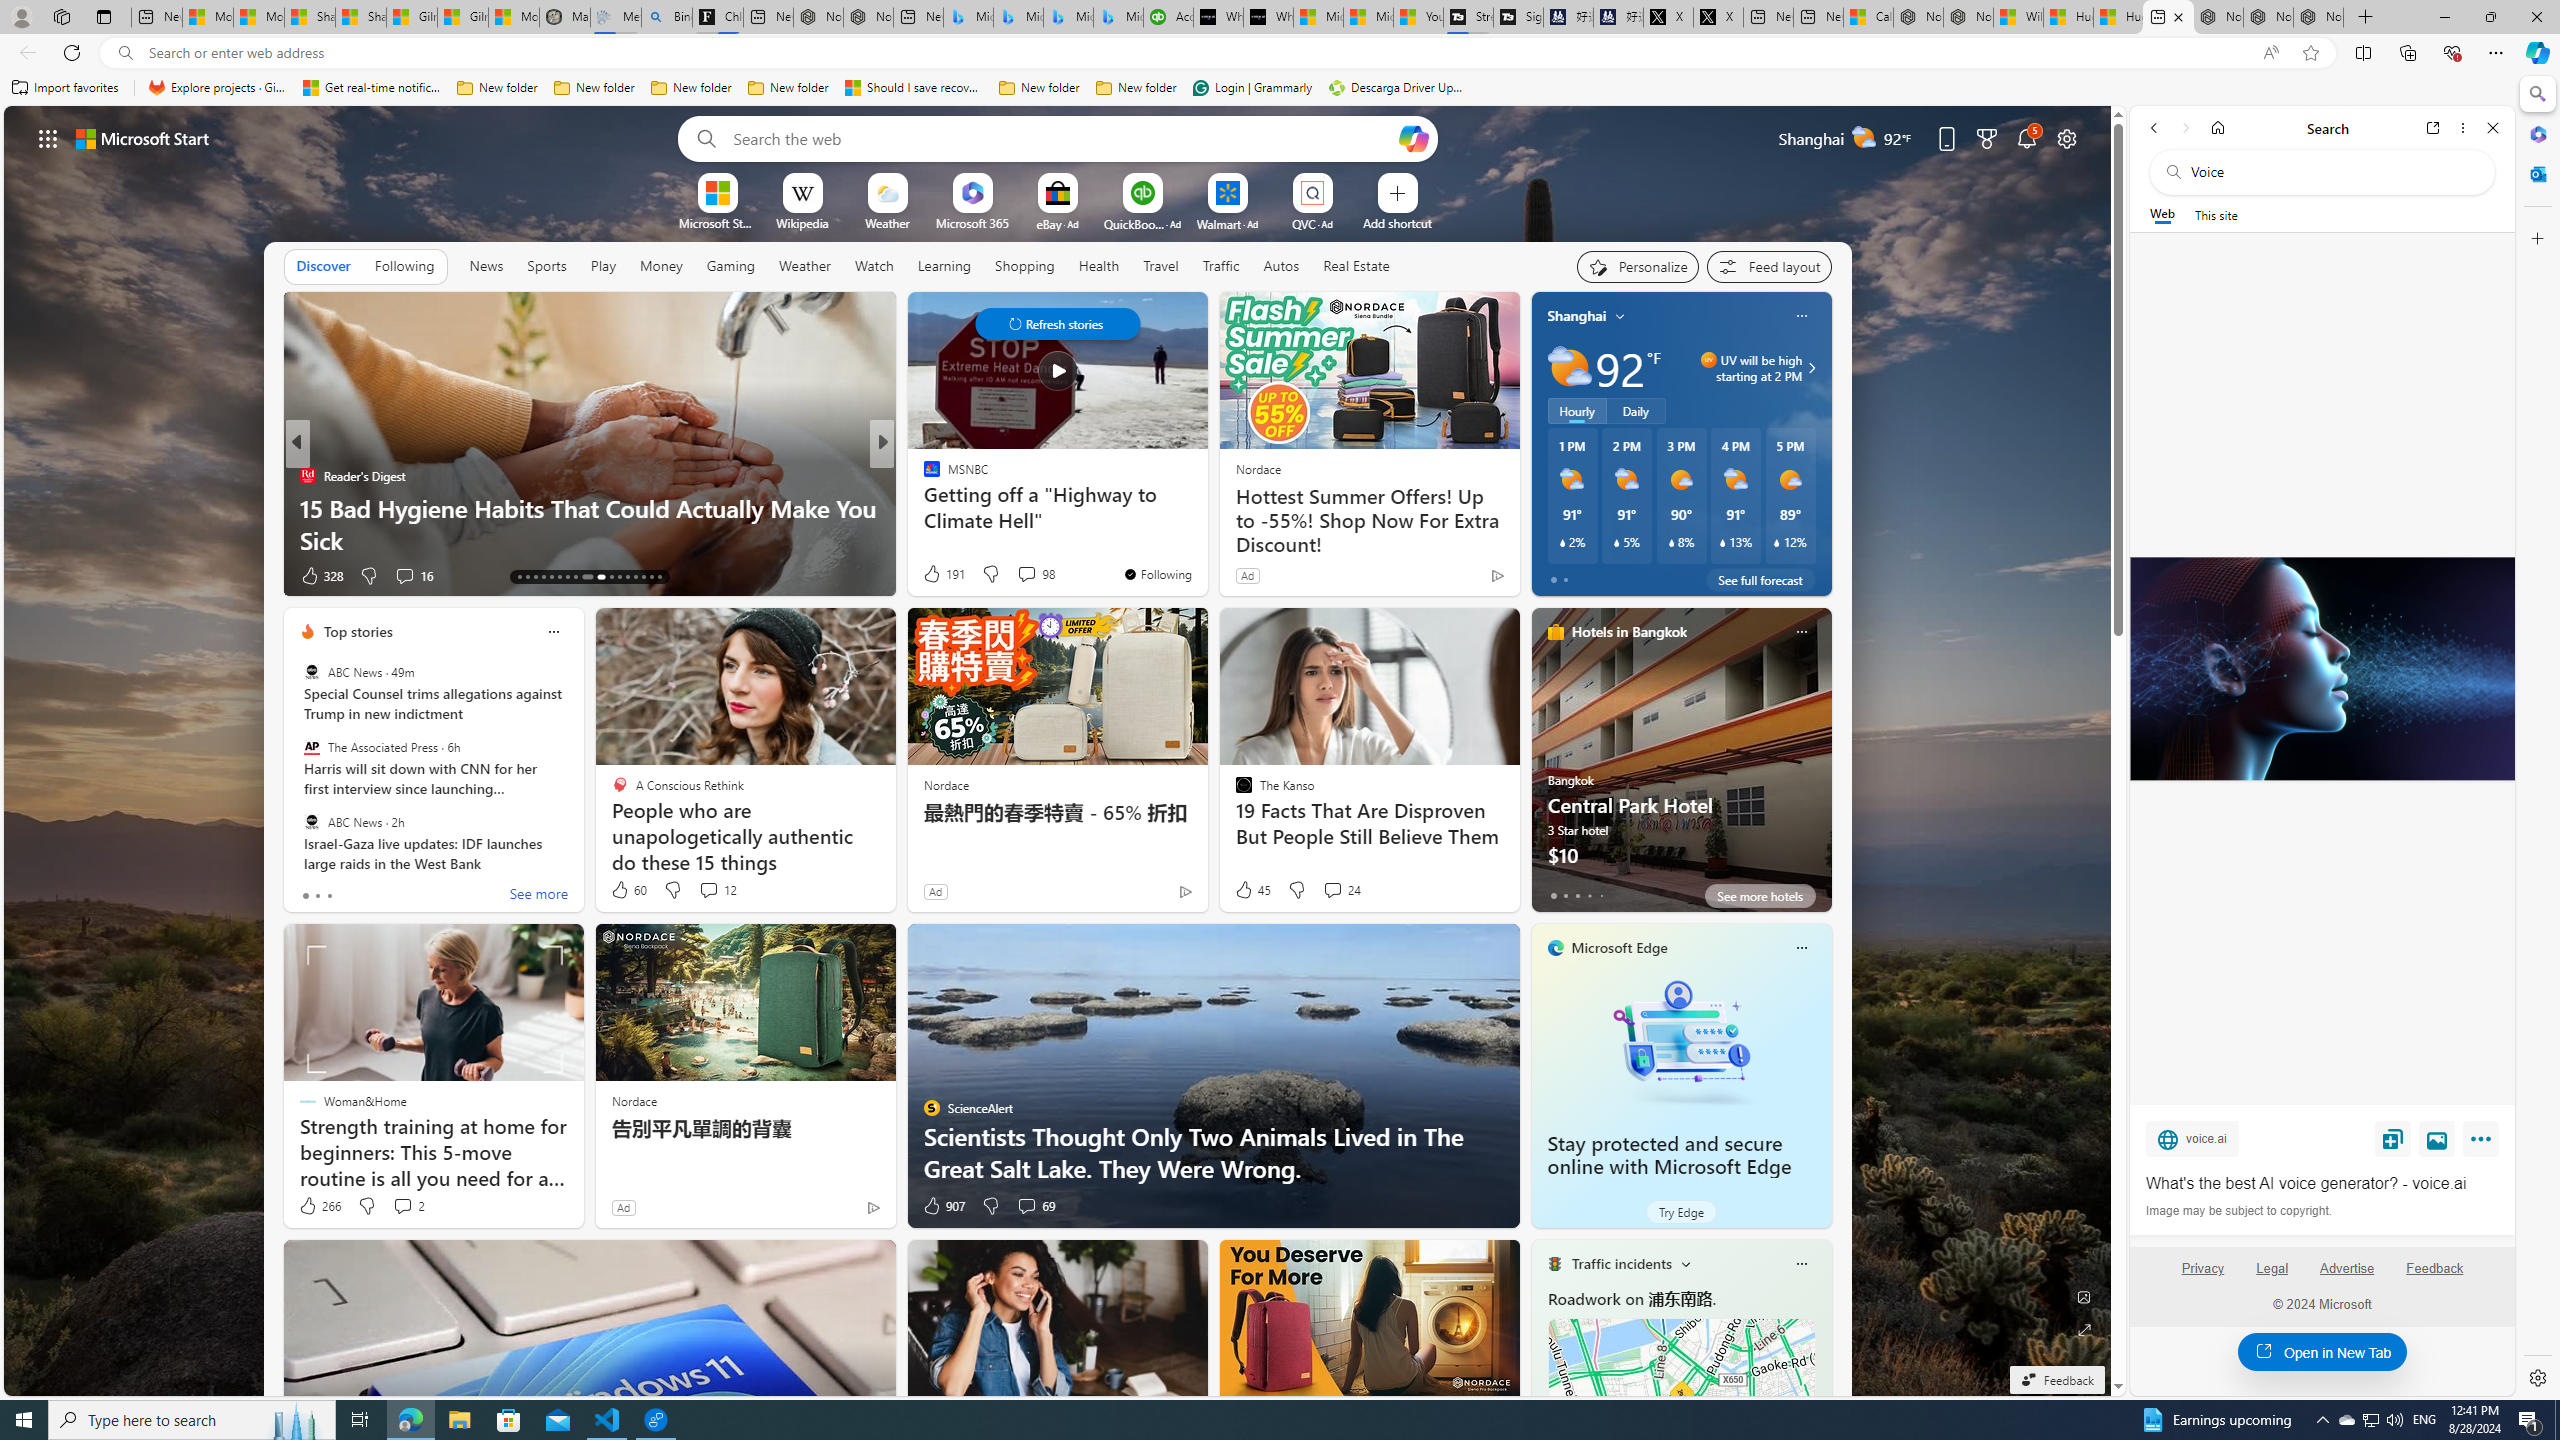 This screenshot has width=2560, height=1440. I want to click on 'tab-4', so click(1601, 895).